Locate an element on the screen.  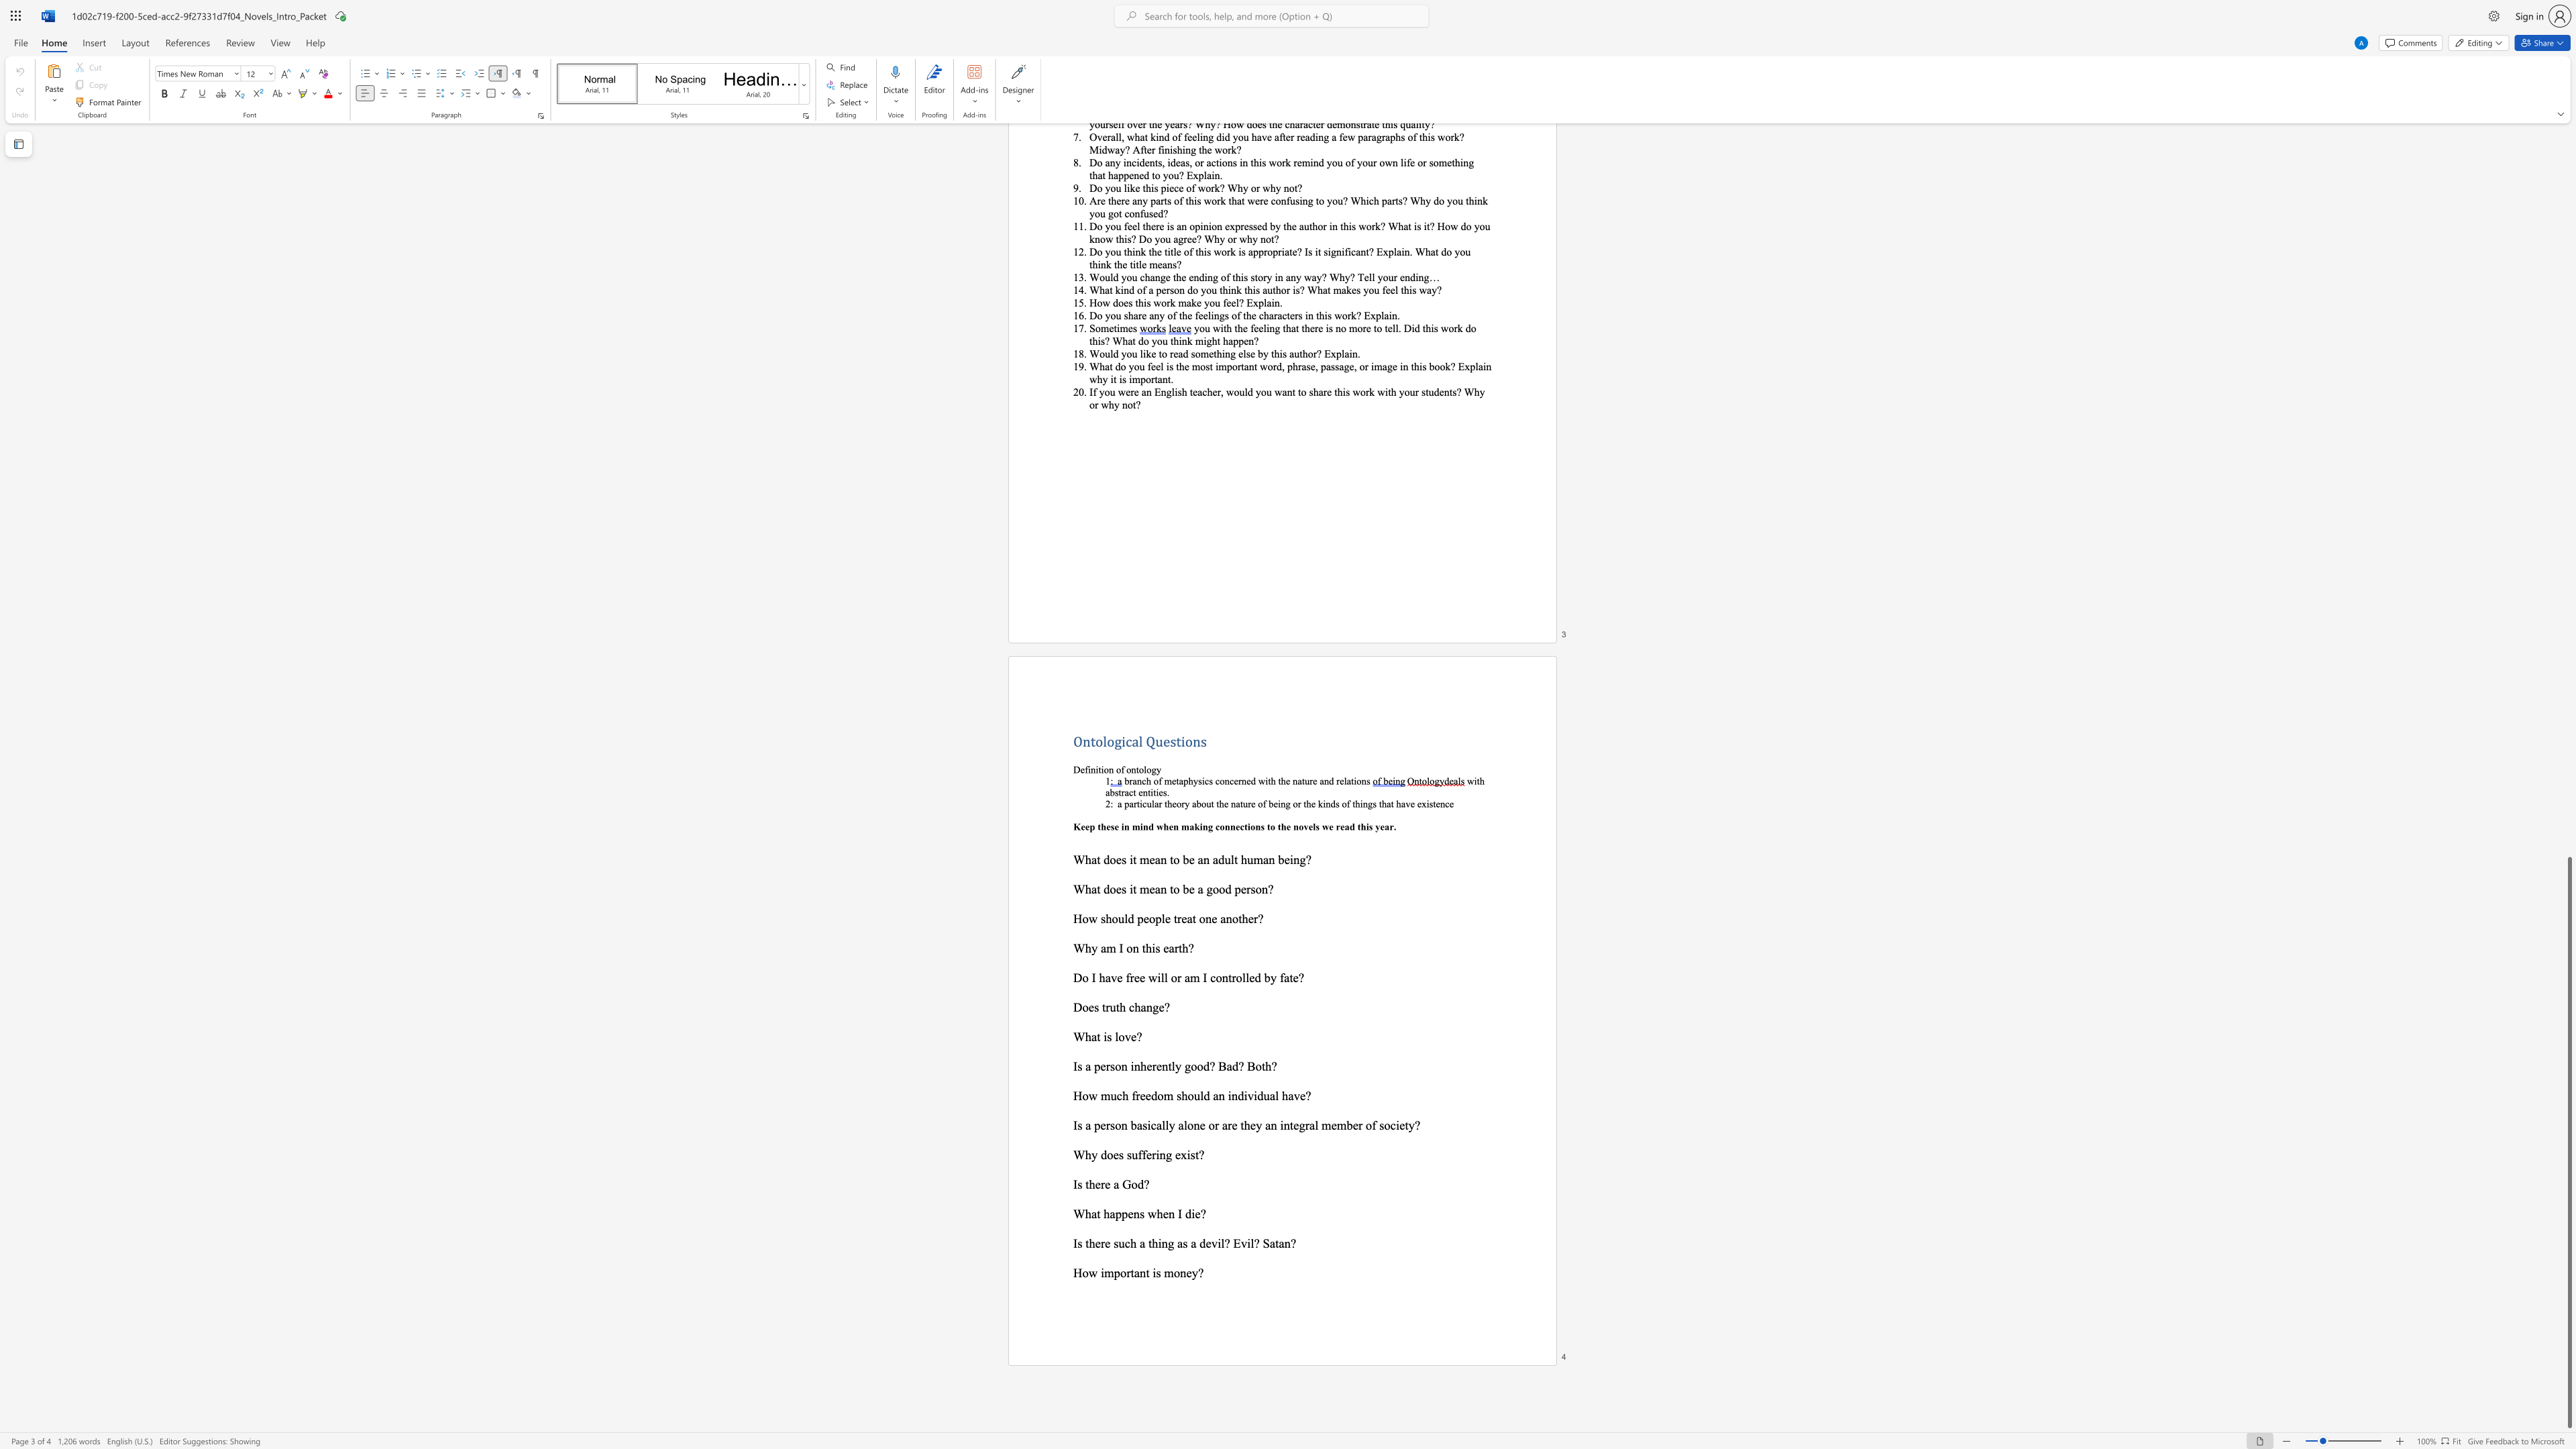
the 2th character "v" in the text is located at coordinates (1242, 1242).